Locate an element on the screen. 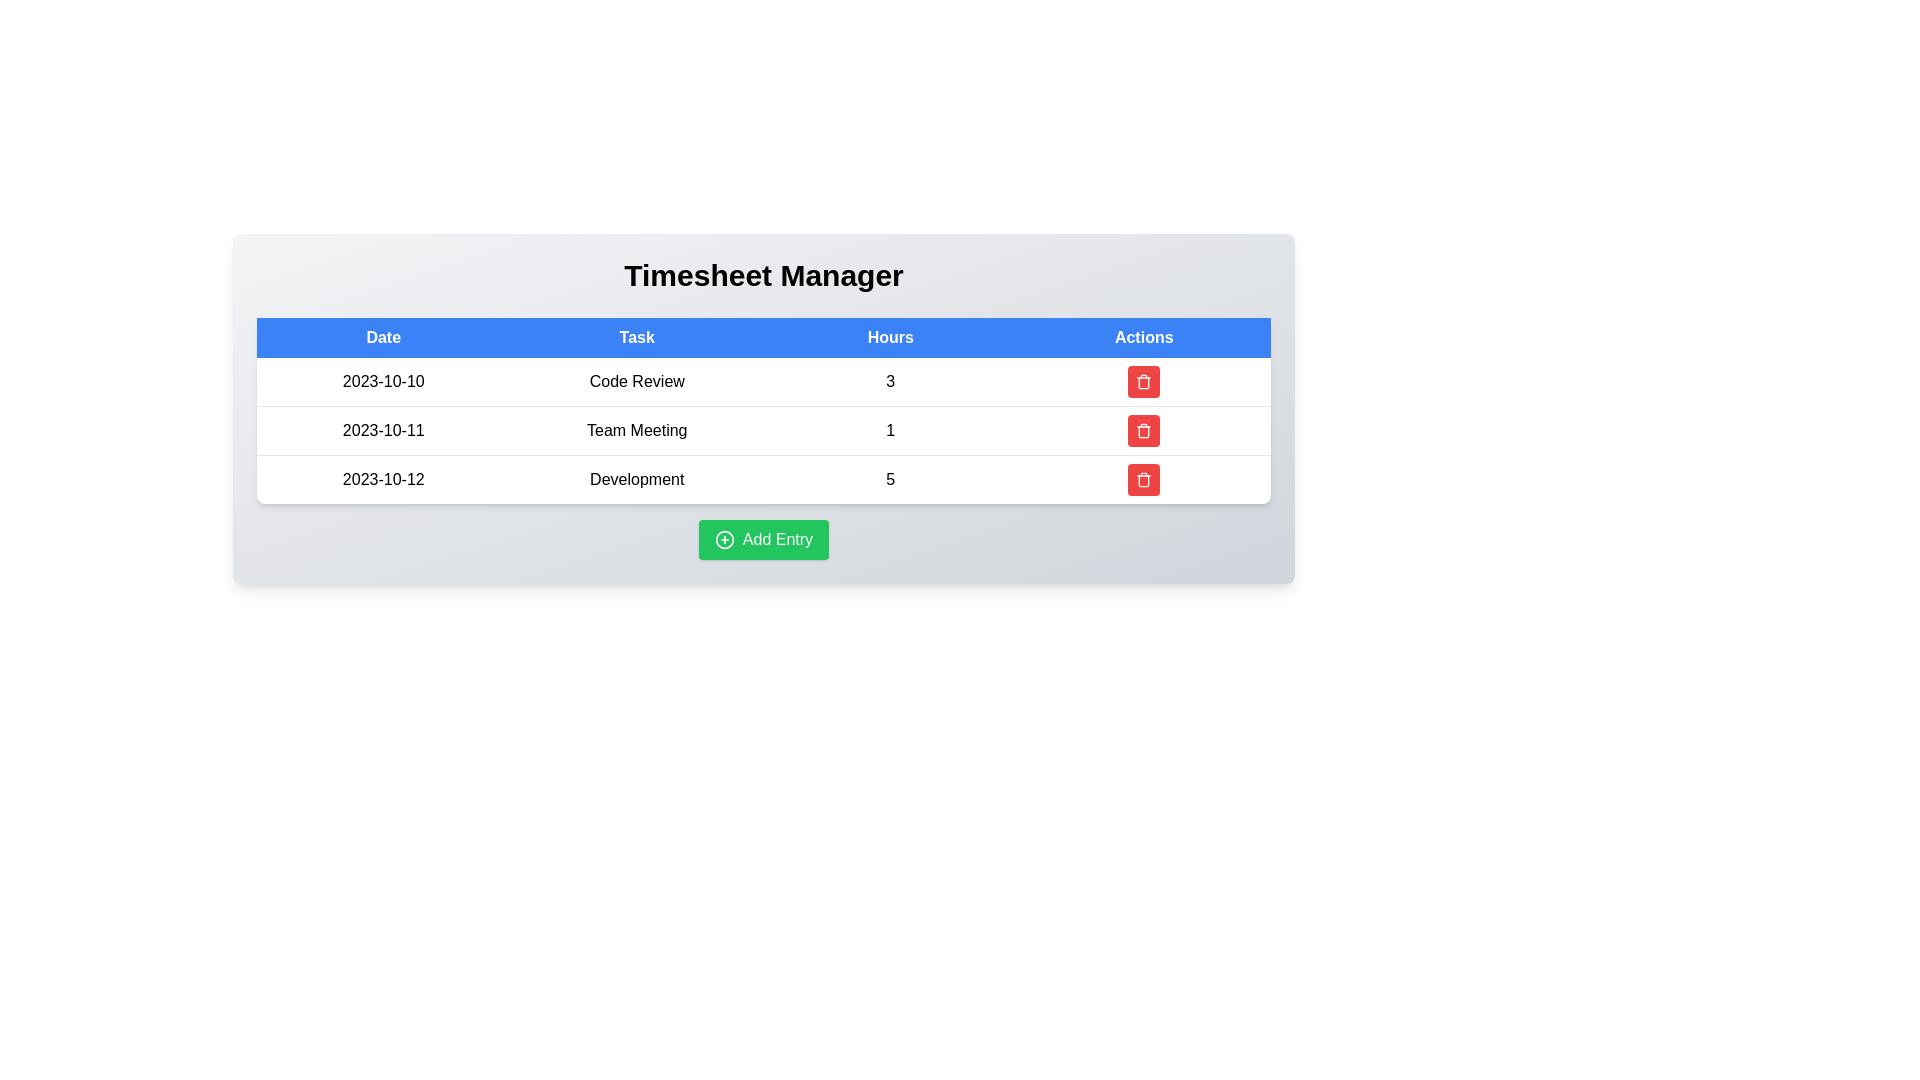 The image size is (1920, 1080). the circular icon in the middle of the green rectangular button labeled 'Add Entry' located at the bottom center of the application layout to trigger tooltip or highlight feedback is located at coordinates (723, 540).